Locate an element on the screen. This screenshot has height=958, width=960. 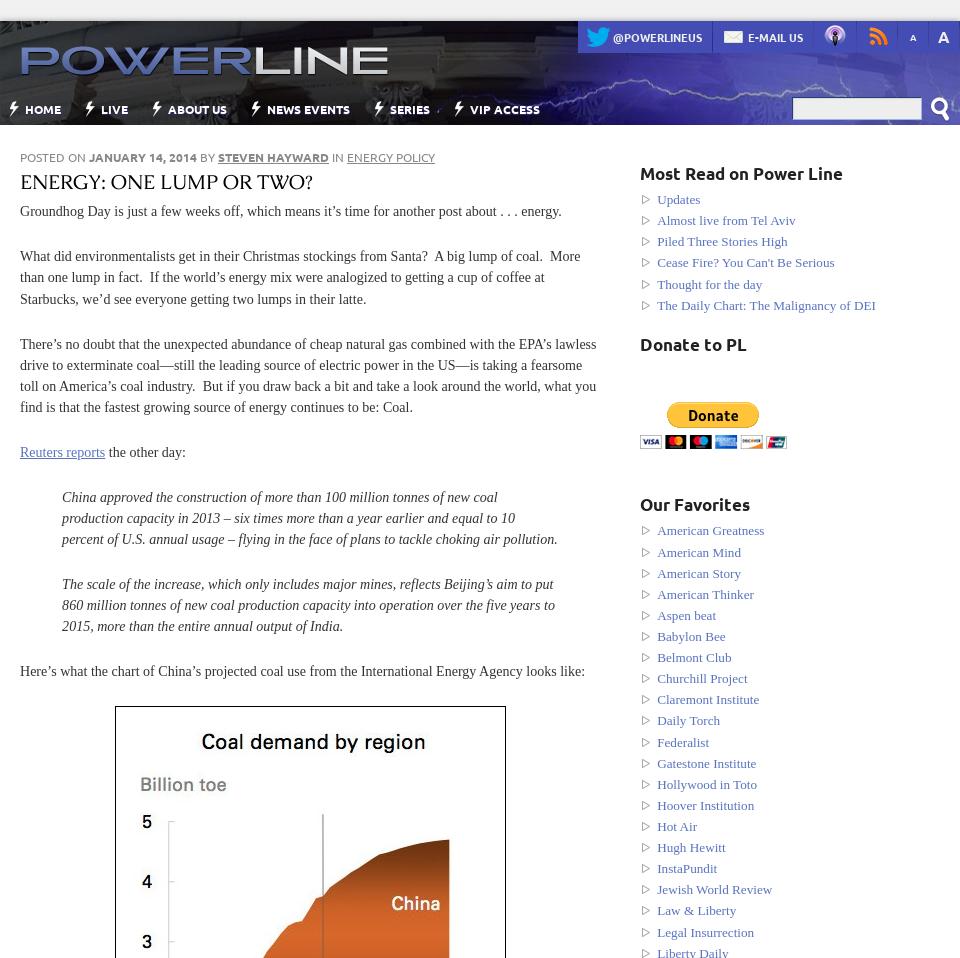
'Babylon Bee' is located at coordinates (656, 635).